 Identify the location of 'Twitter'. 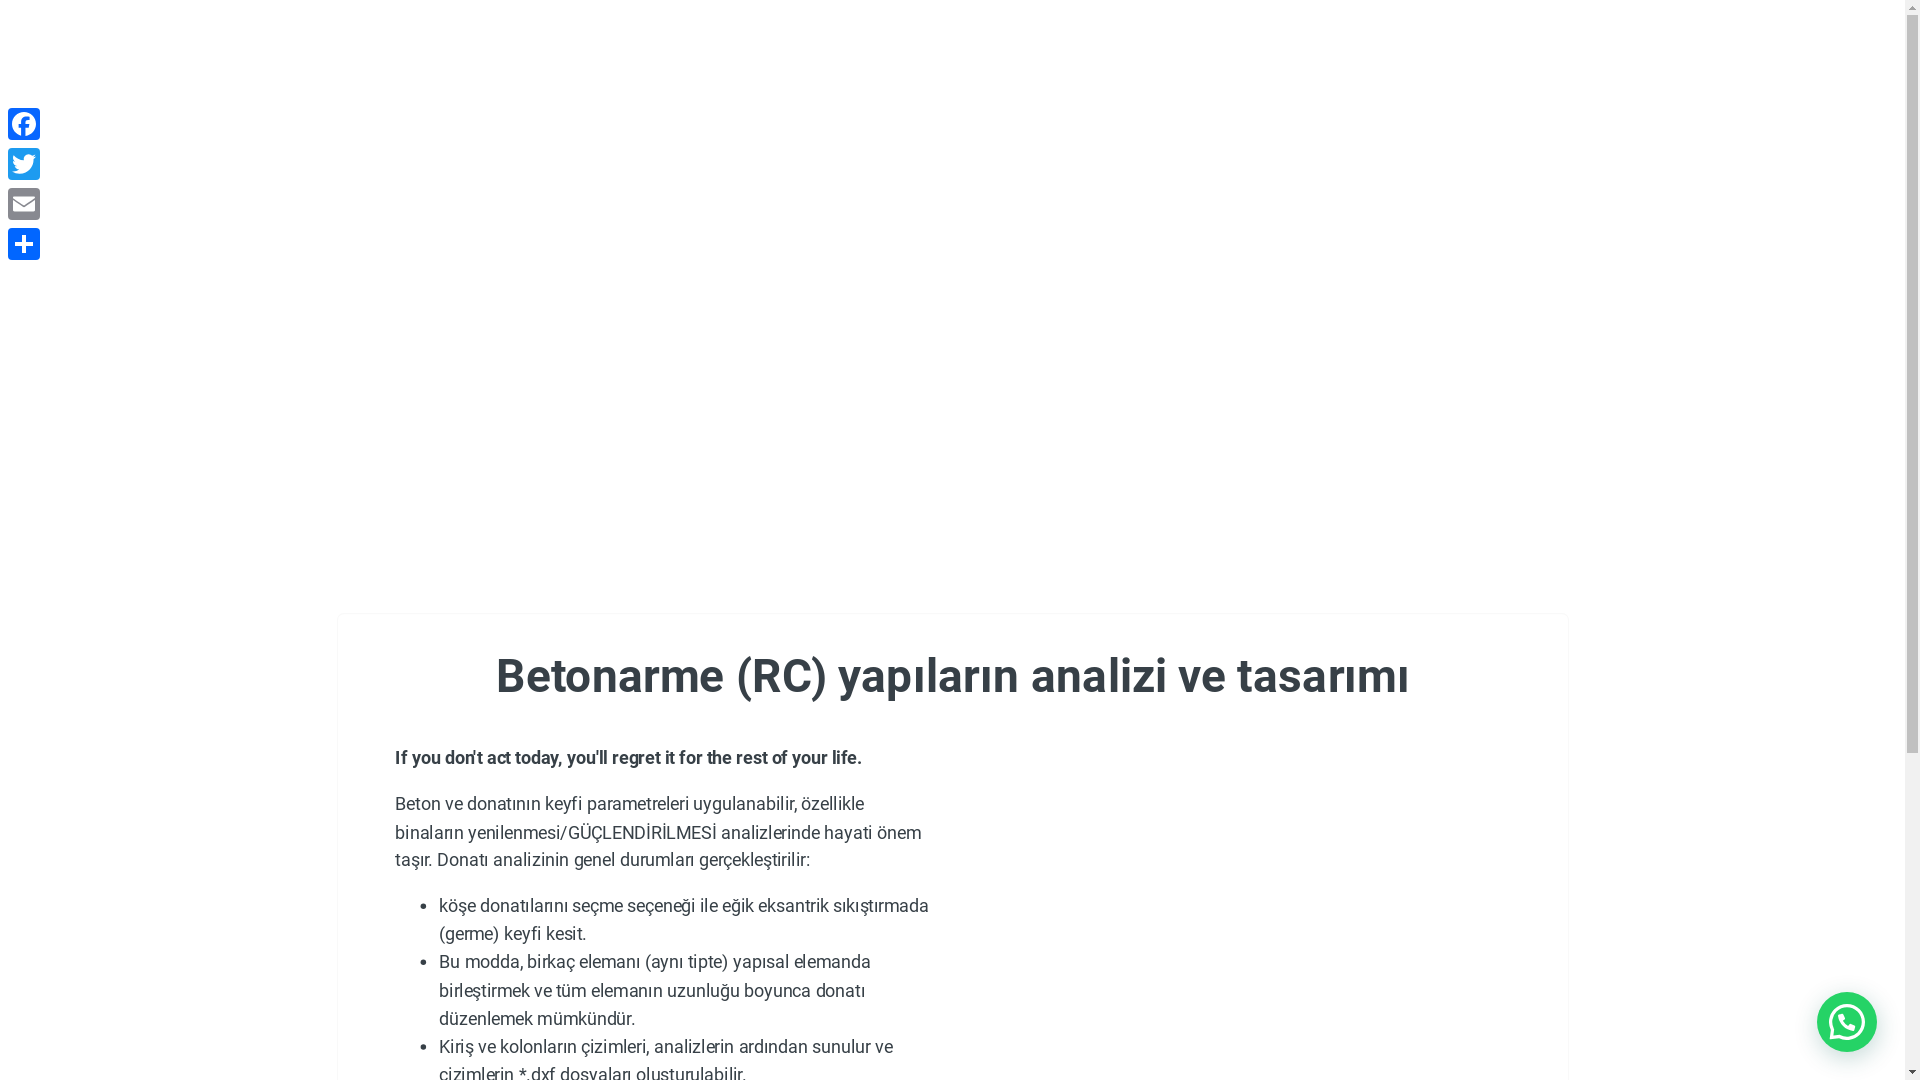
(24, 163).